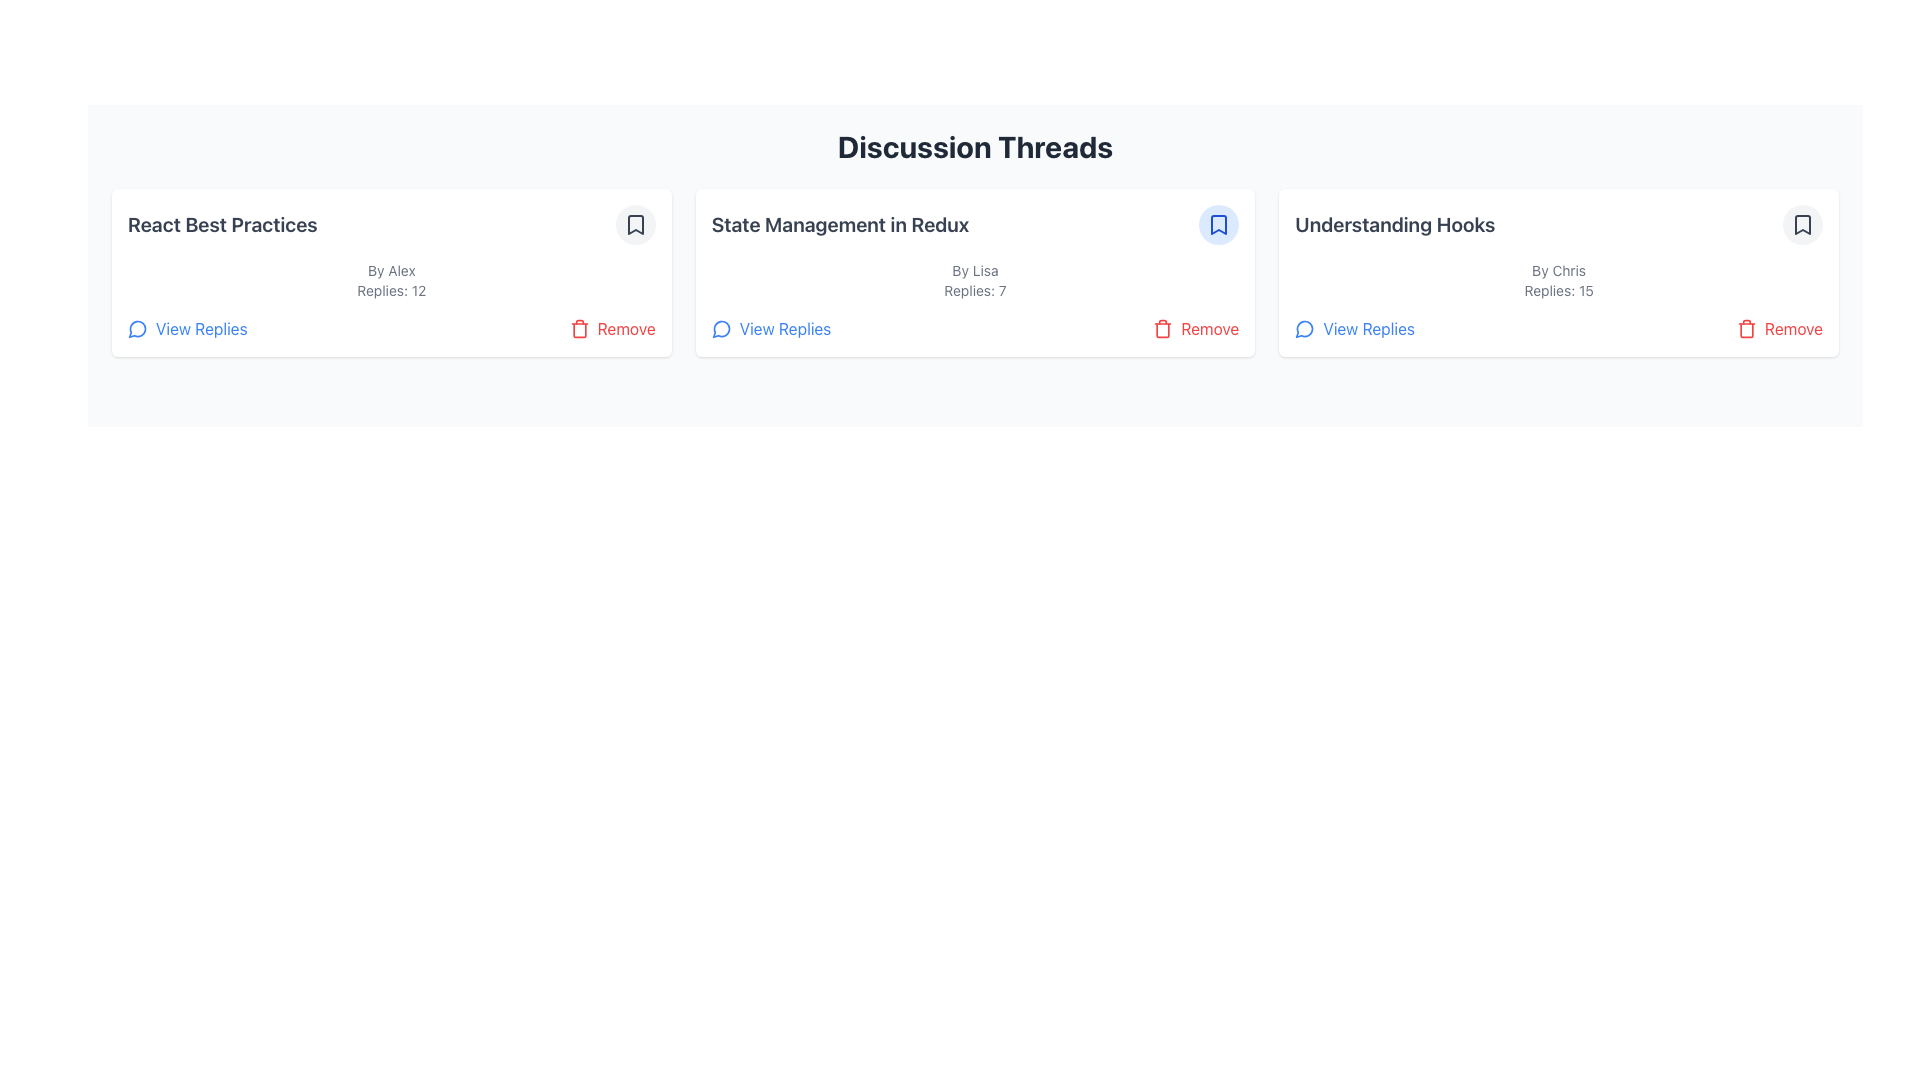 The width and height of the screenshot is (1920, 1080). I want to click on the 'Remove' button in the options bar of the 'Understanding Hooks' discussion thread, so click(1780, 327).